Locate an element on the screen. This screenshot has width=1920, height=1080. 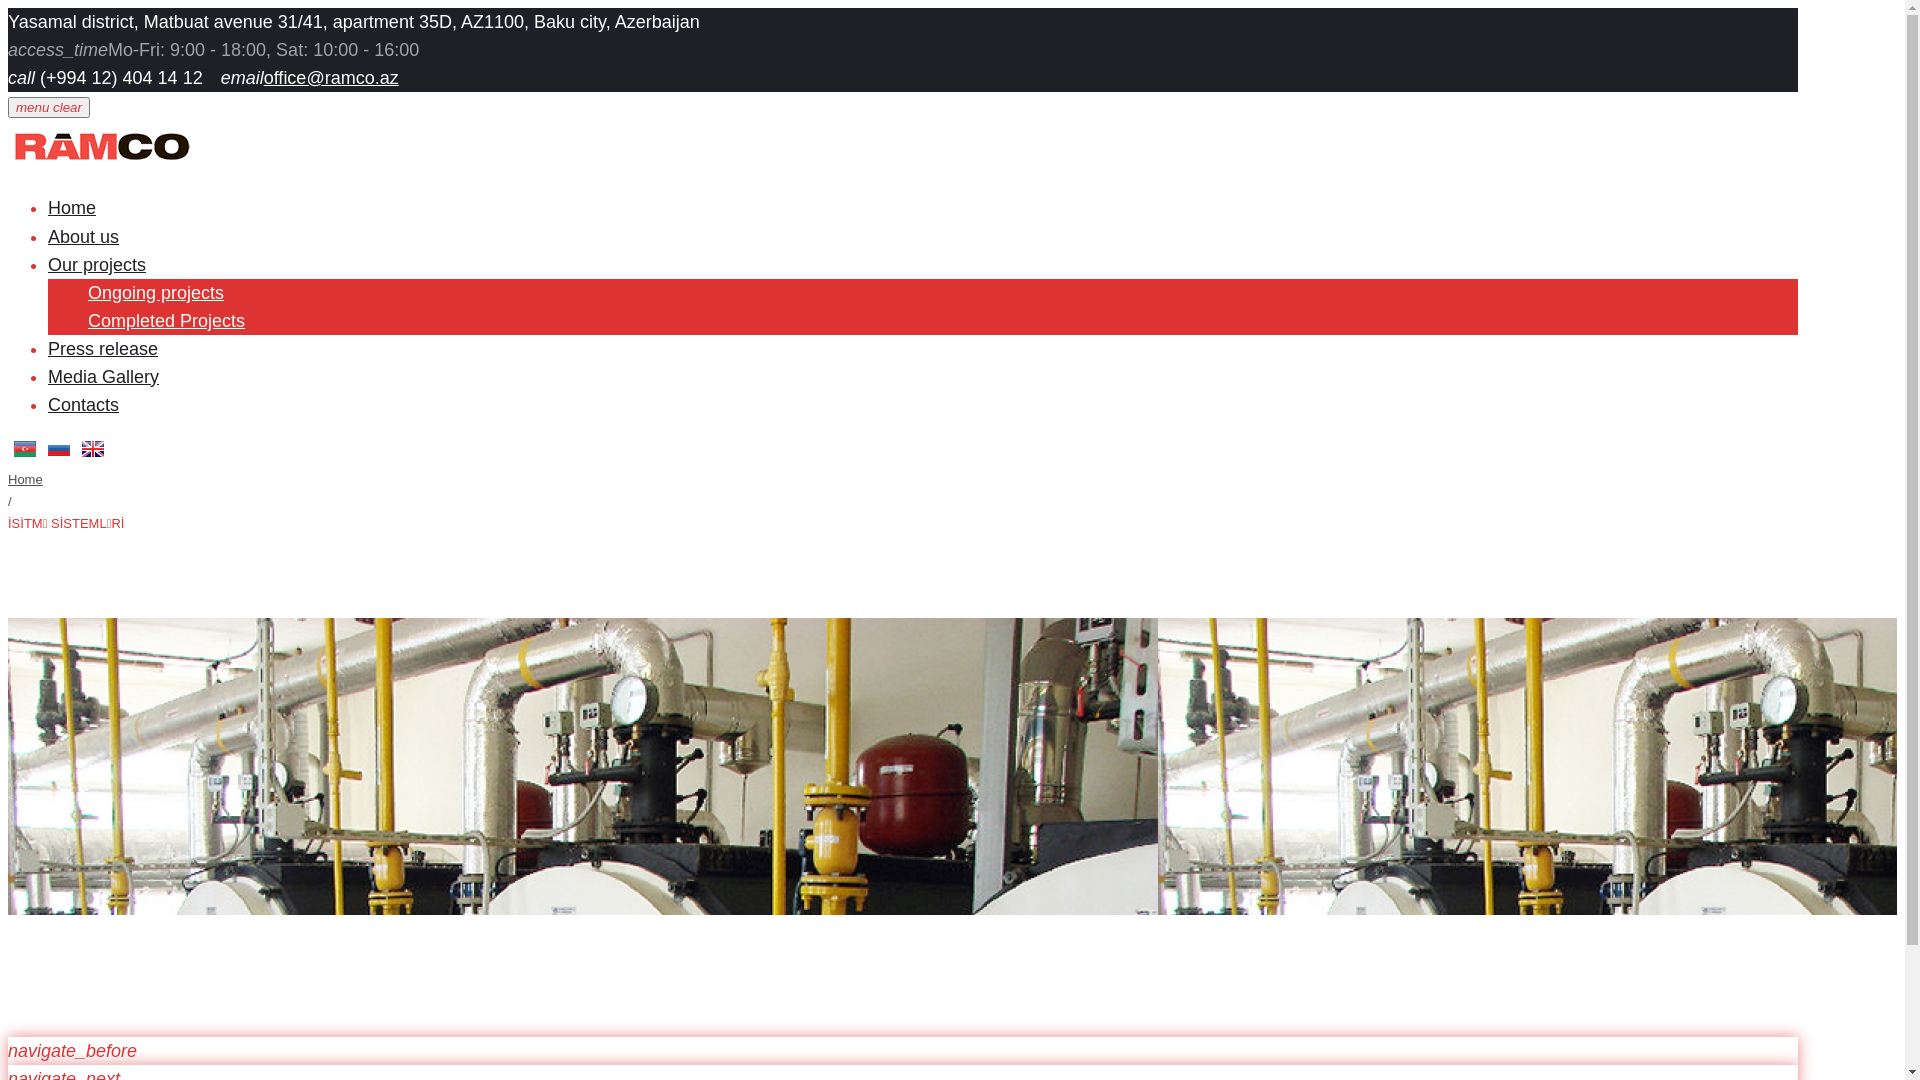
'Completed Projects' is located at coordinates (166, 319).